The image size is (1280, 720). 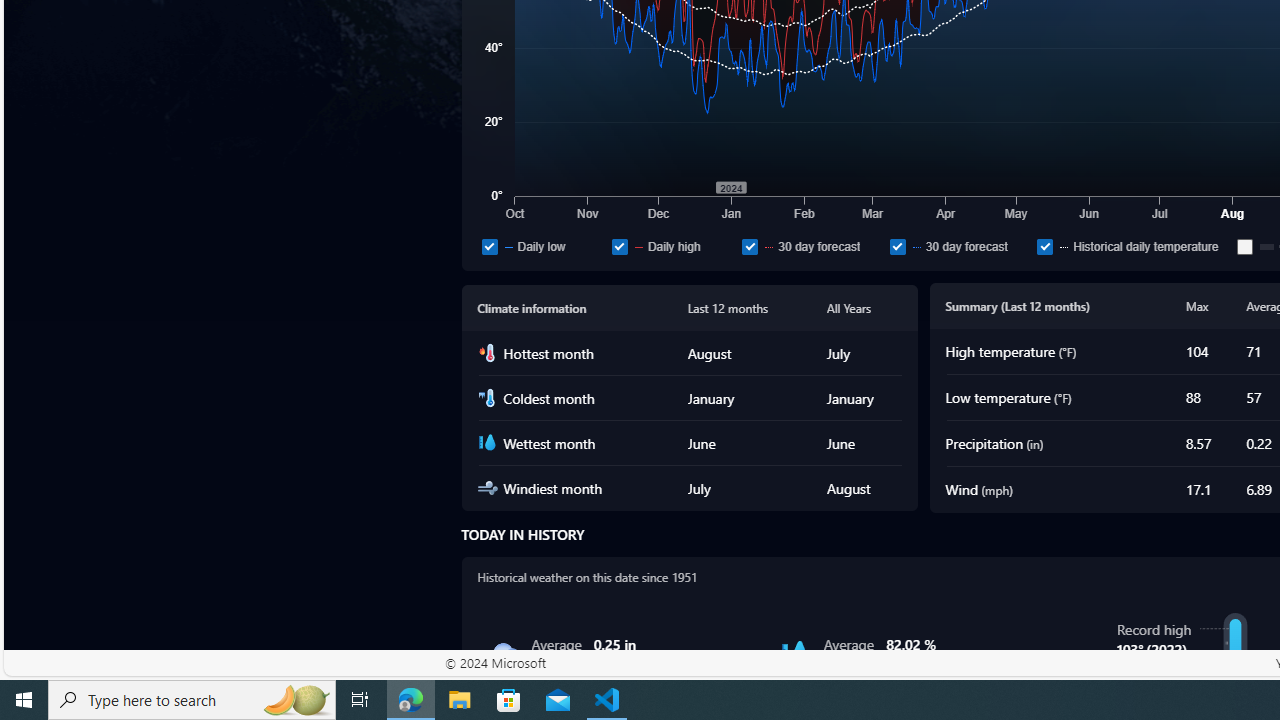 What do you see at coordinates (960, 245) in the screenshot?
I see `'30 day forecast'` at bounding box center [960, 245].